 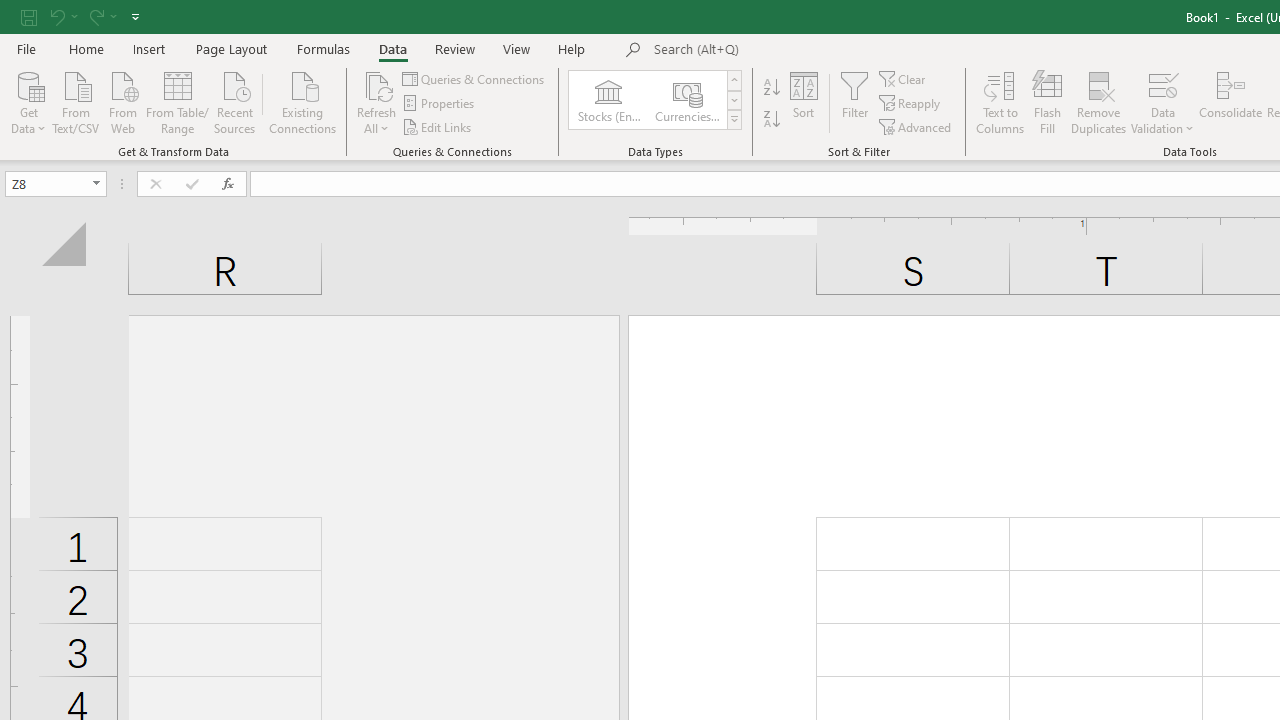 What do you see at coordinates (392, 48) in the screenshot?
I see `'Data'` at bounding box center [392, 48].